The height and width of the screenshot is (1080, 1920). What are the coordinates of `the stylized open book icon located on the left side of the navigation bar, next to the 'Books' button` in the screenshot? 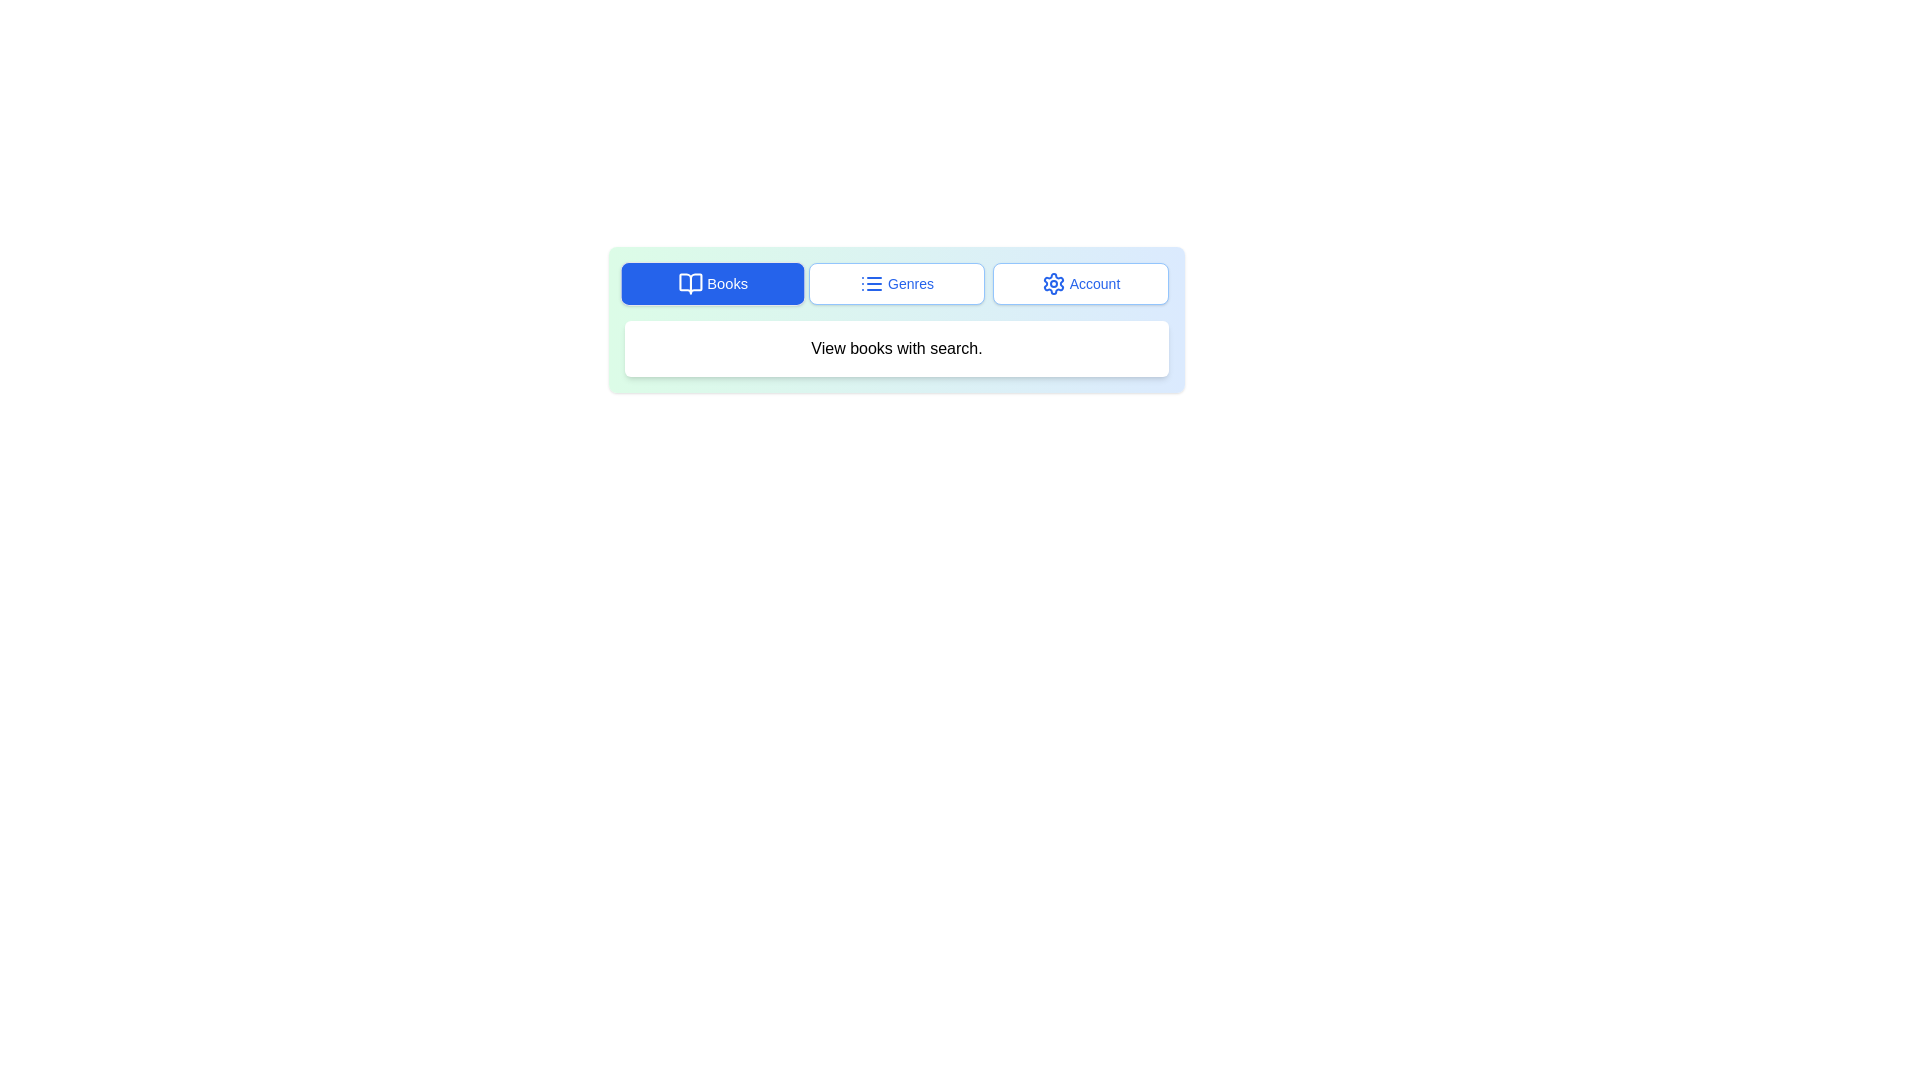 It's located at (690, 284).